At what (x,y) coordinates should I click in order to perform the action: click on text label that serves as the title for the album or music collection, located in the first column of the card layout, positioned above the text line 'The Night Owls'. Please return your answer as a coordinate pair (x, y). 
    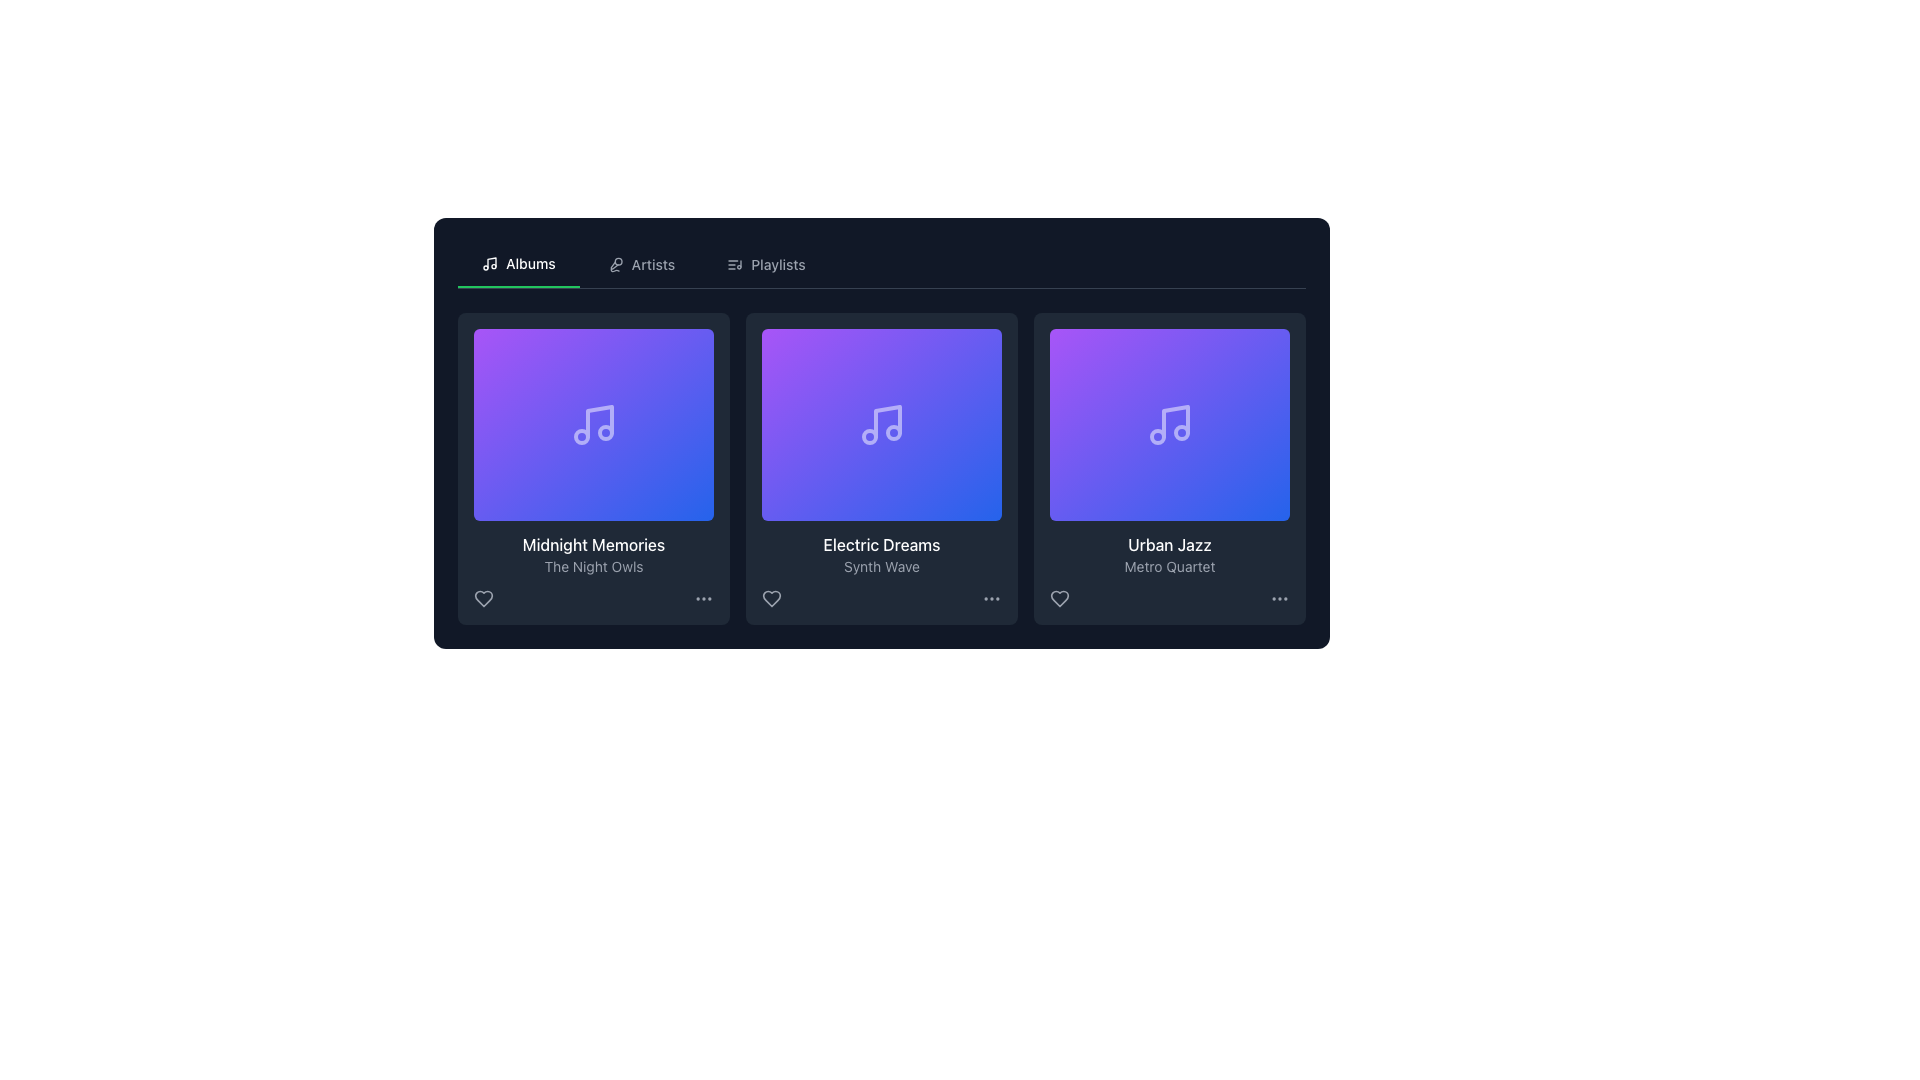
    Looking at the image, I should click on (593, 544).